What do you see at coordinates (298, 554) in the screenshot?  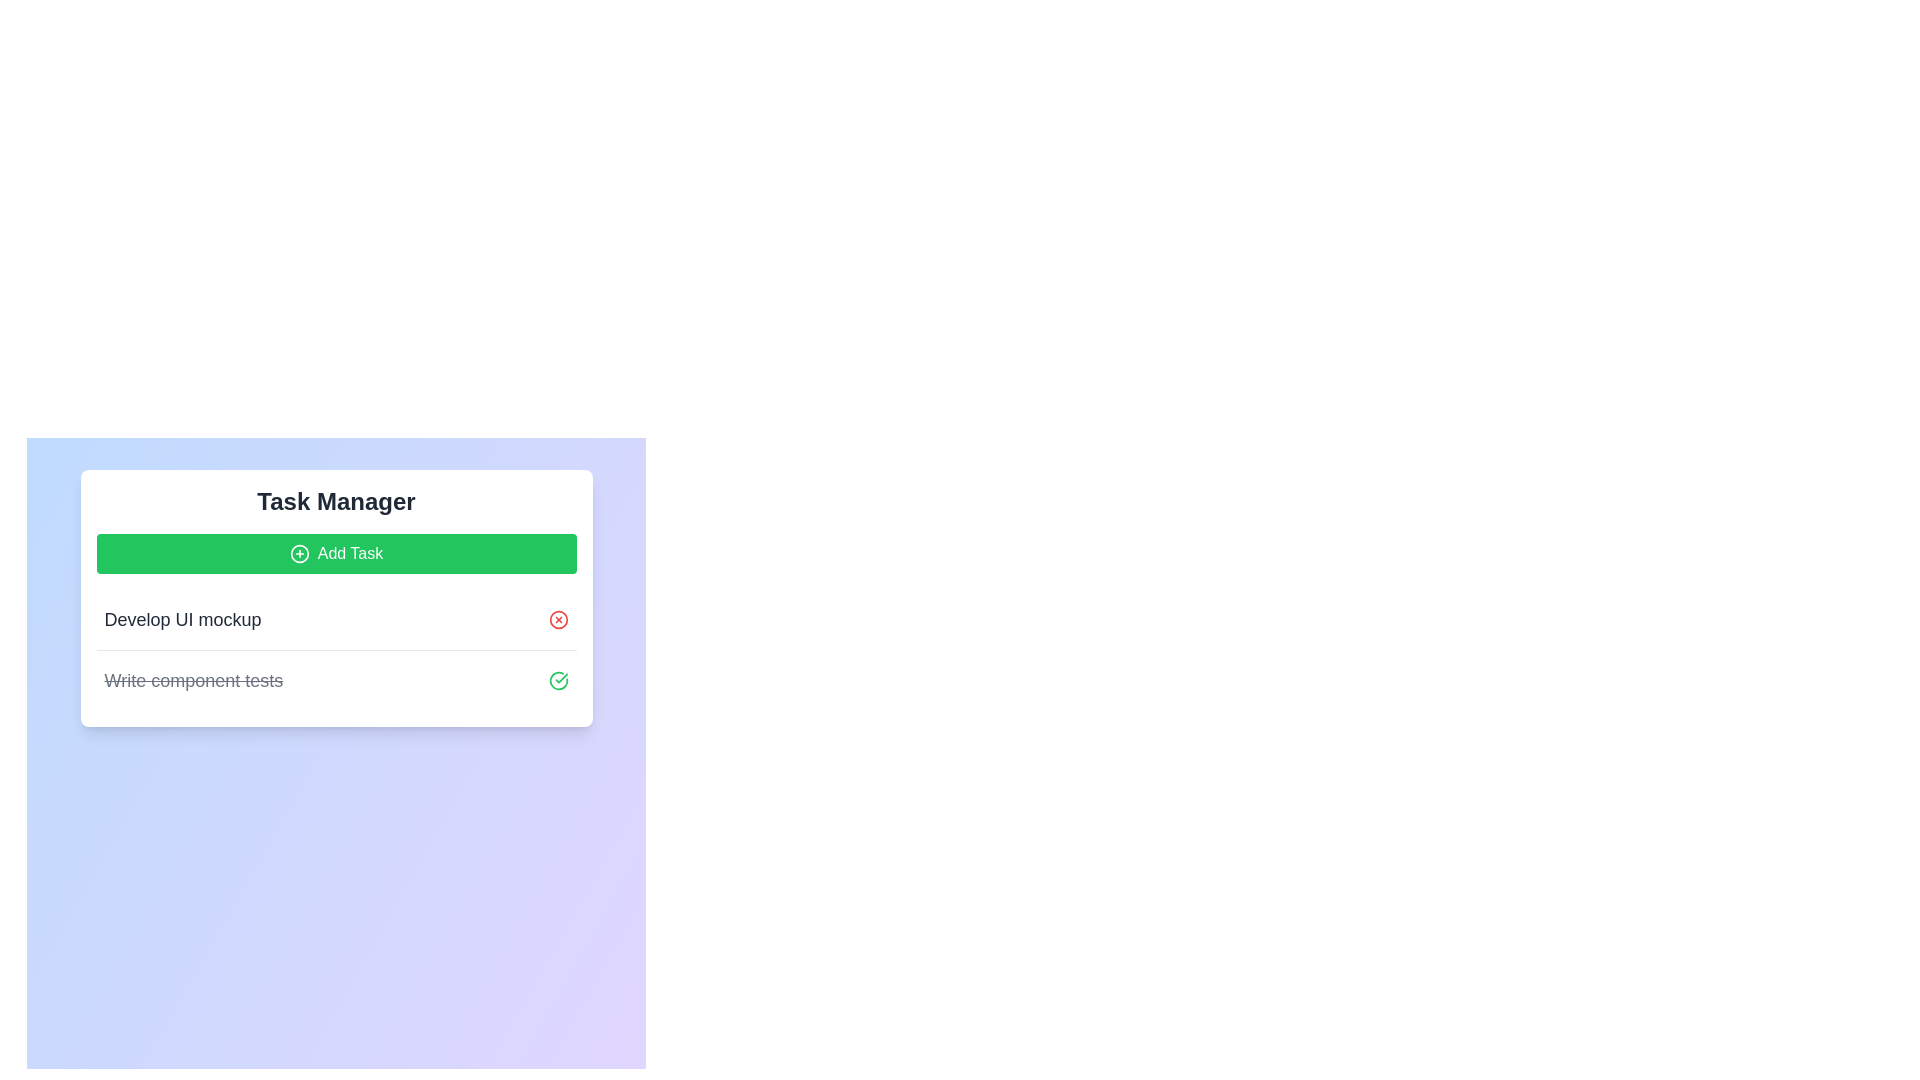 I see `the 'Add Task' icon located within the green 'Add Task' button at the top section of the 'Task Manager' content box` at bounding box center [298, 554].